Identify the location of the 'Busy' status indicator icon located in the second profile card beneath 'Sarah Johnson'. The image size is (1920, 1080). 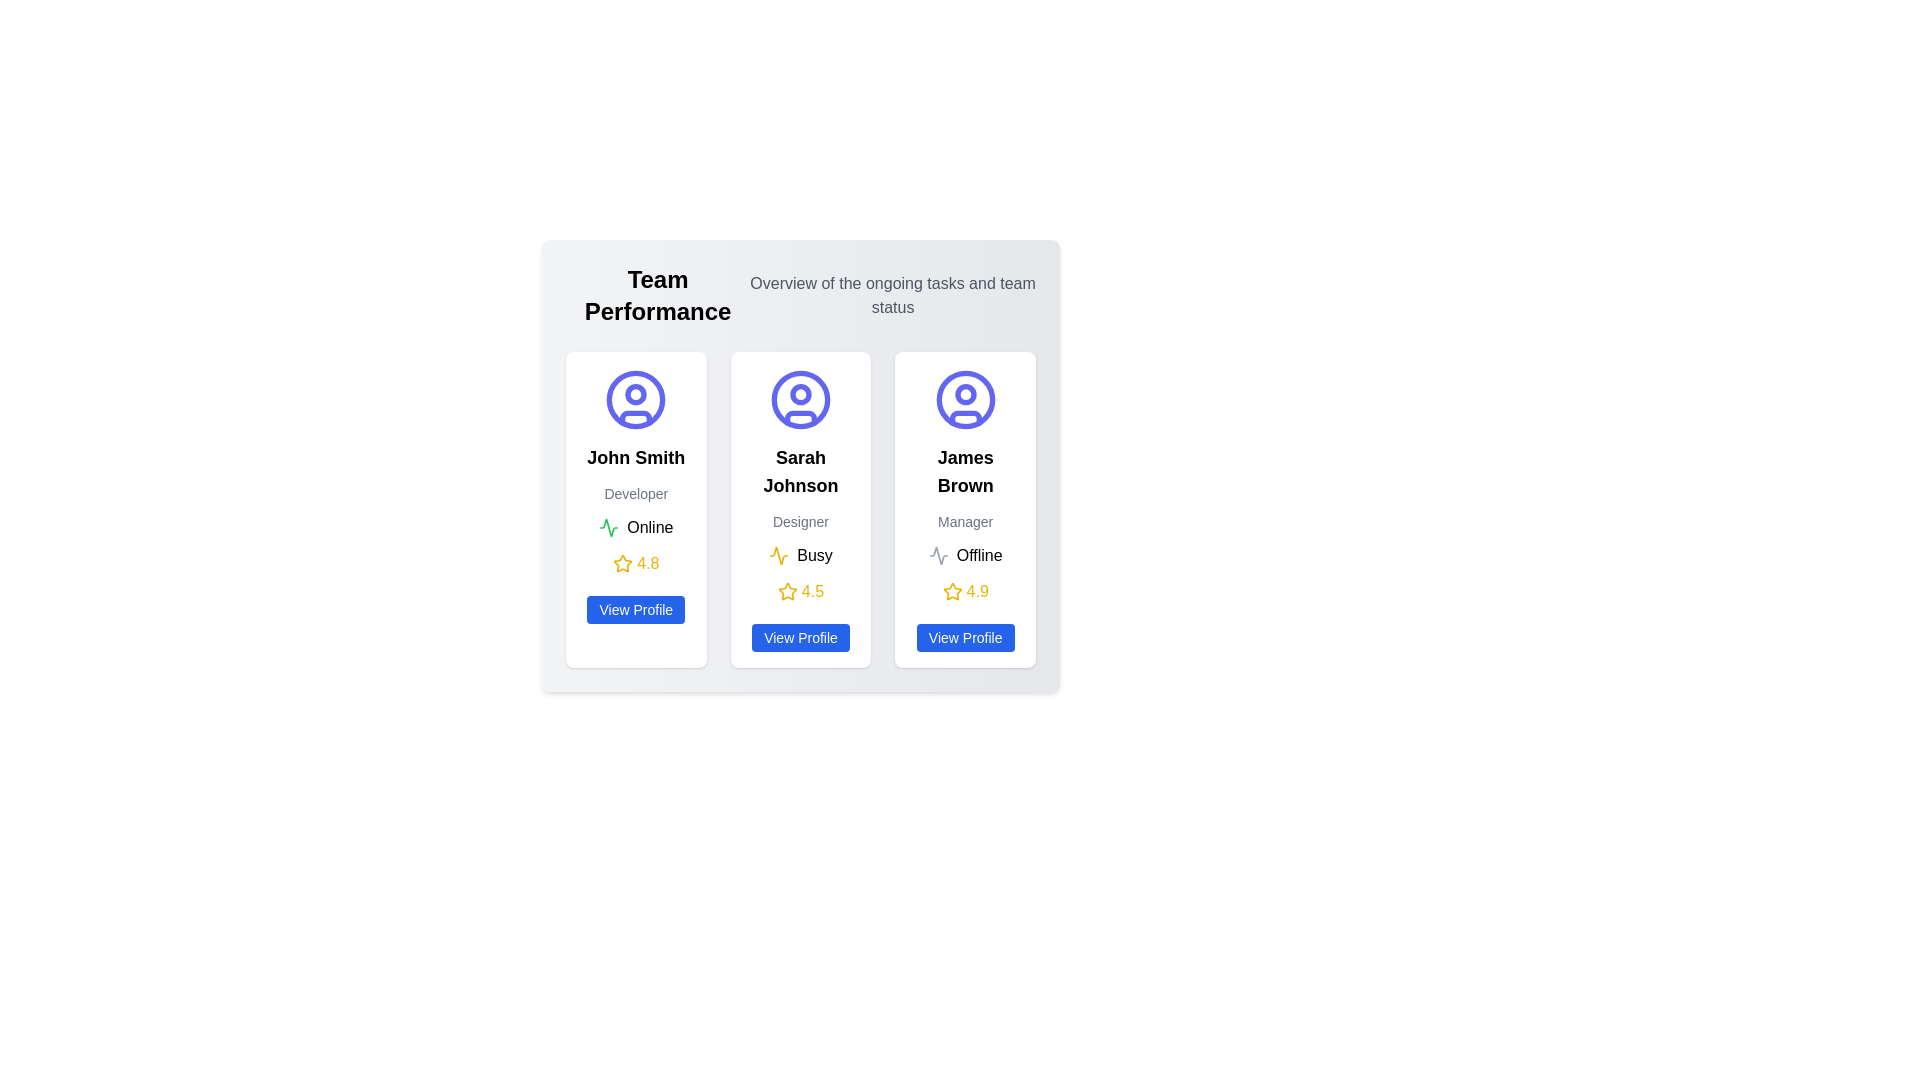
(778, 555).